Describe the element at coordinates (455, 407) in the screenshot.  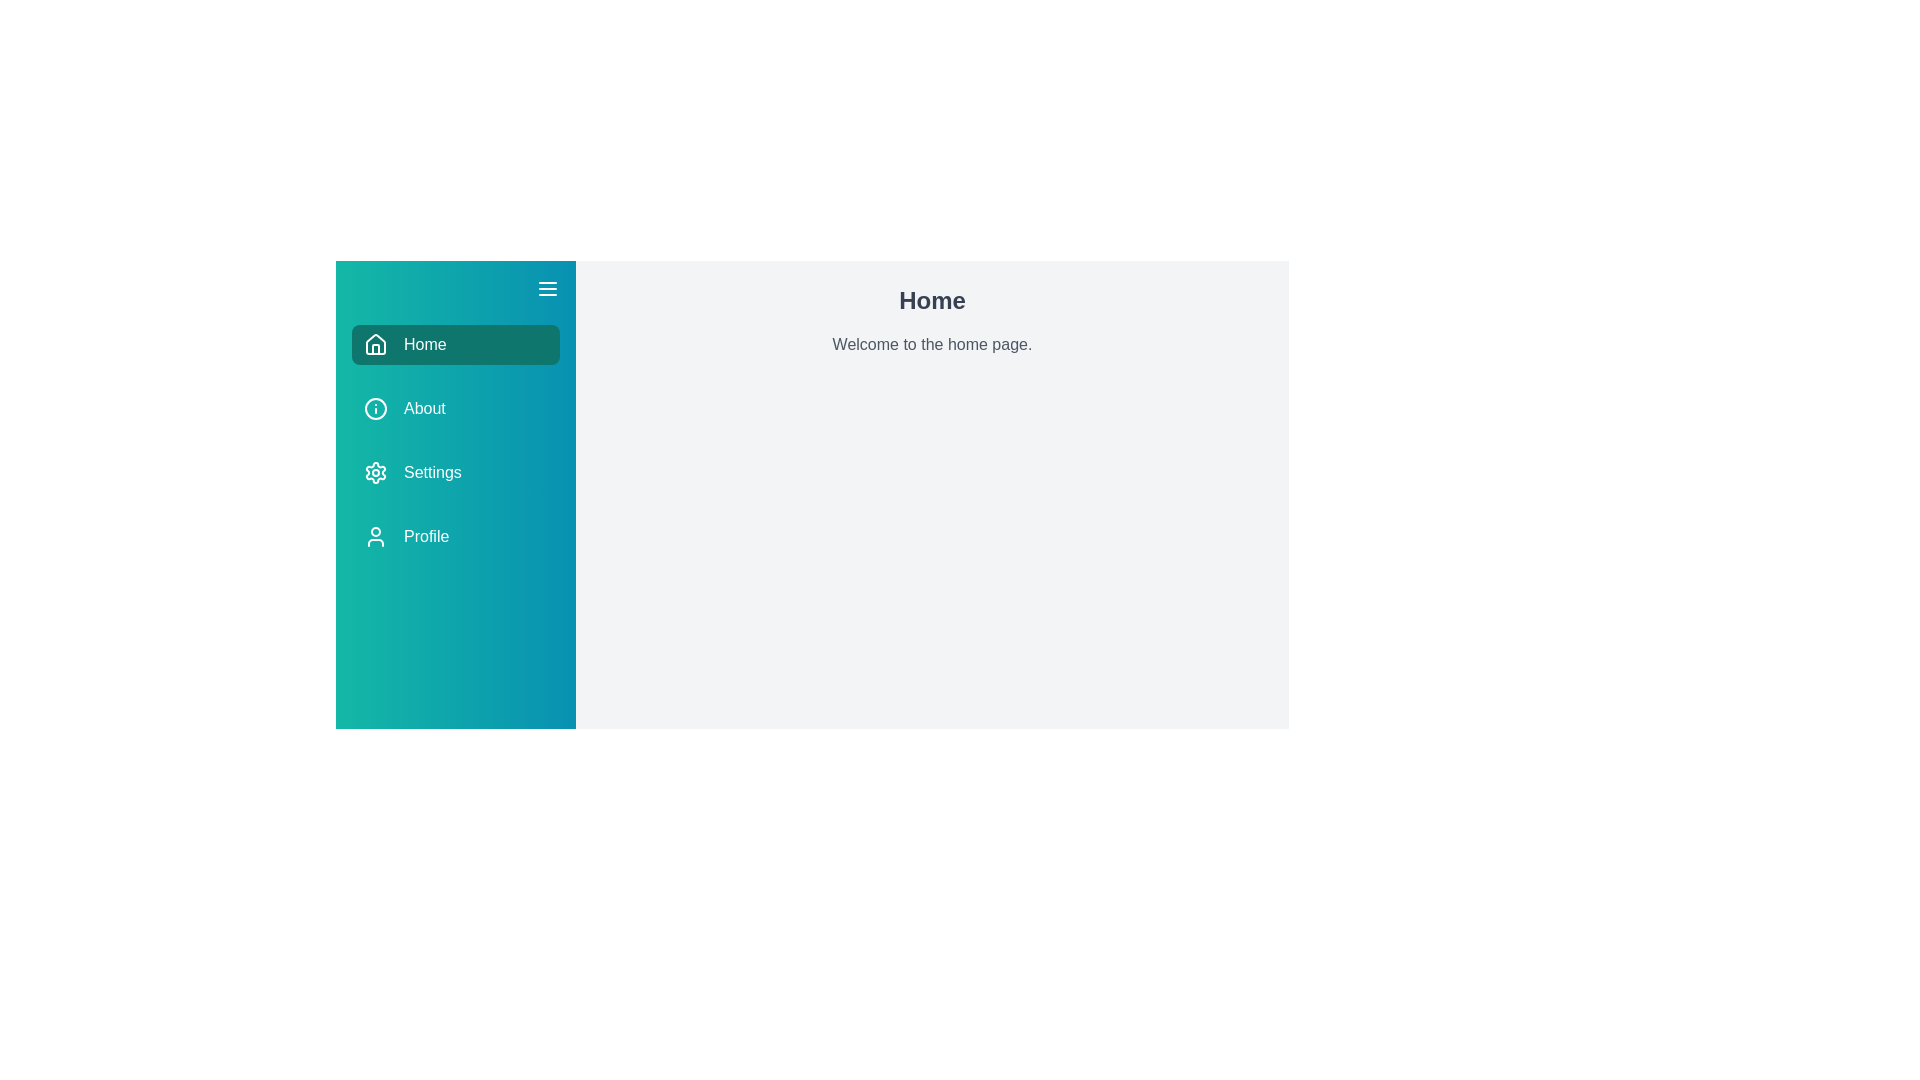
I see `the menu item About to trigger its hover effect` at that location.